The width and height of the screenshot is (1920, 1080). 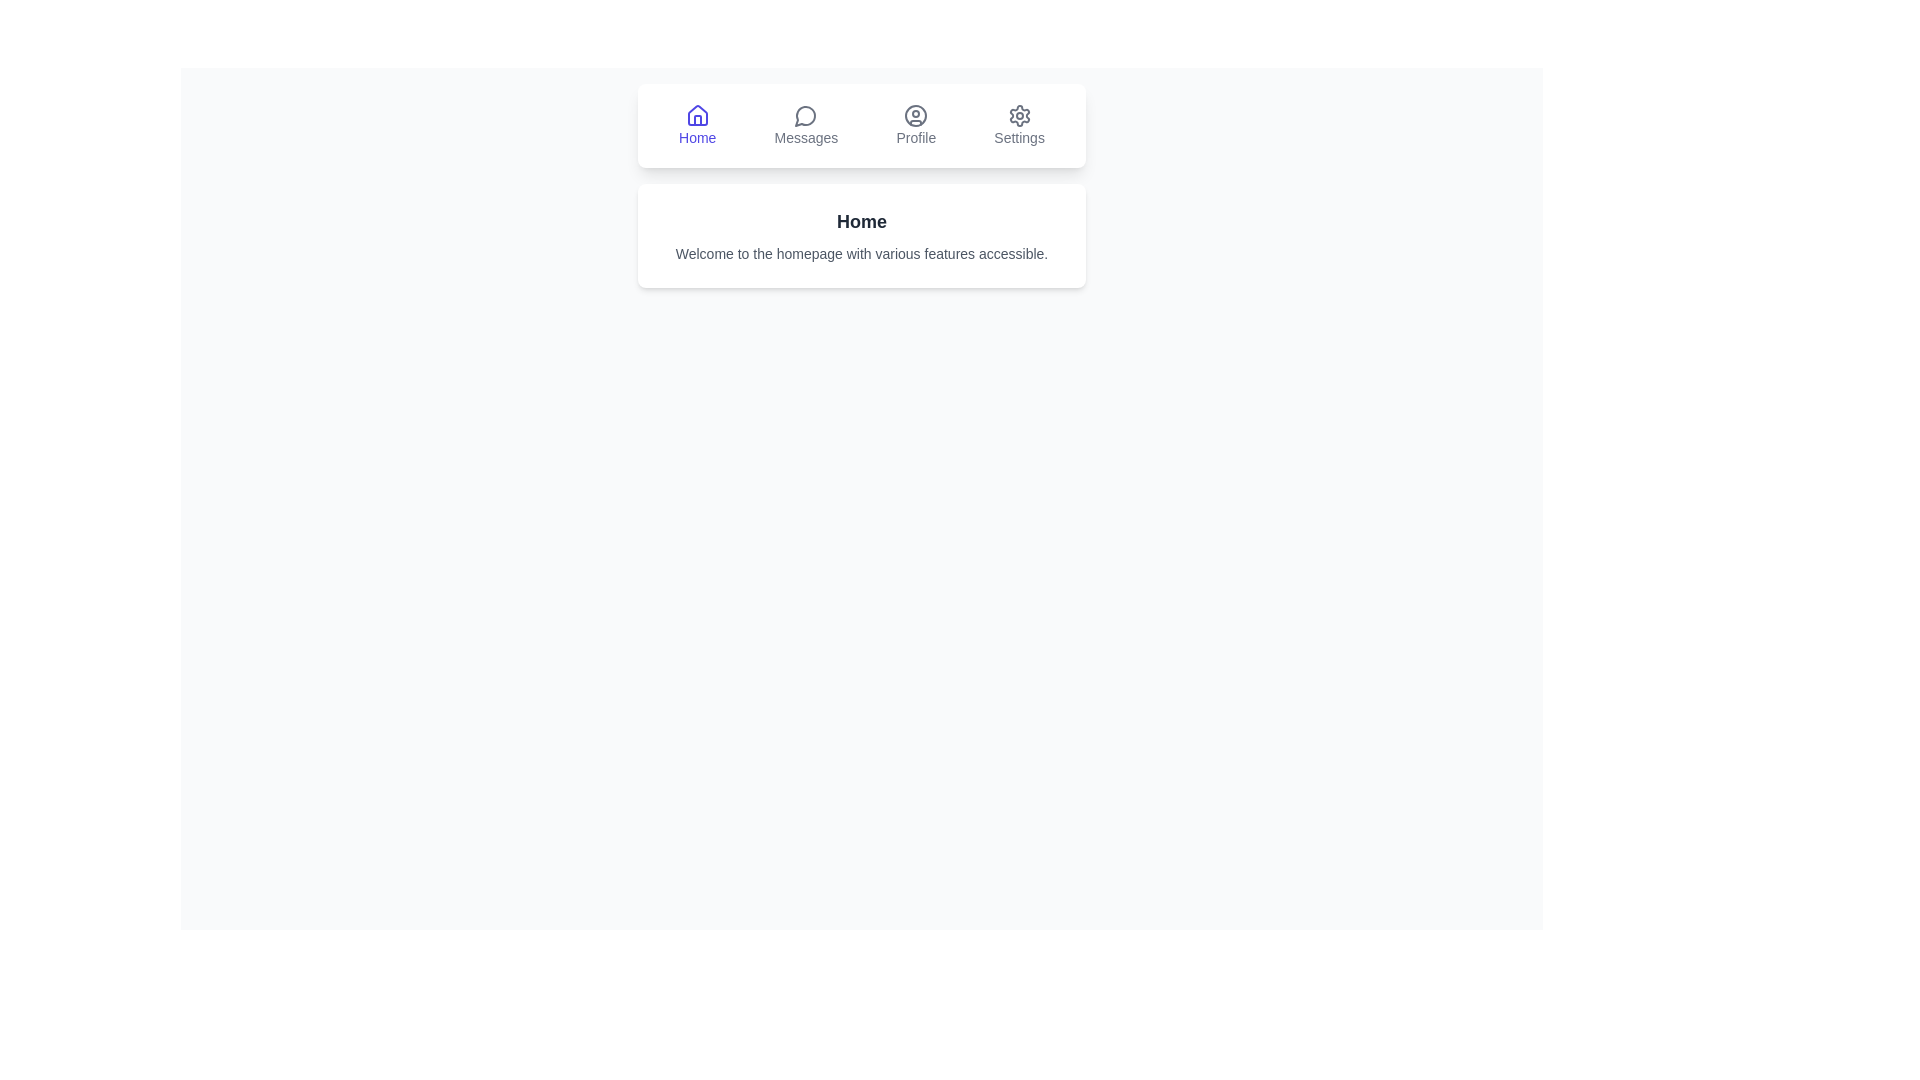 I want to click on the Messages tab, so click(x=806, y=126).